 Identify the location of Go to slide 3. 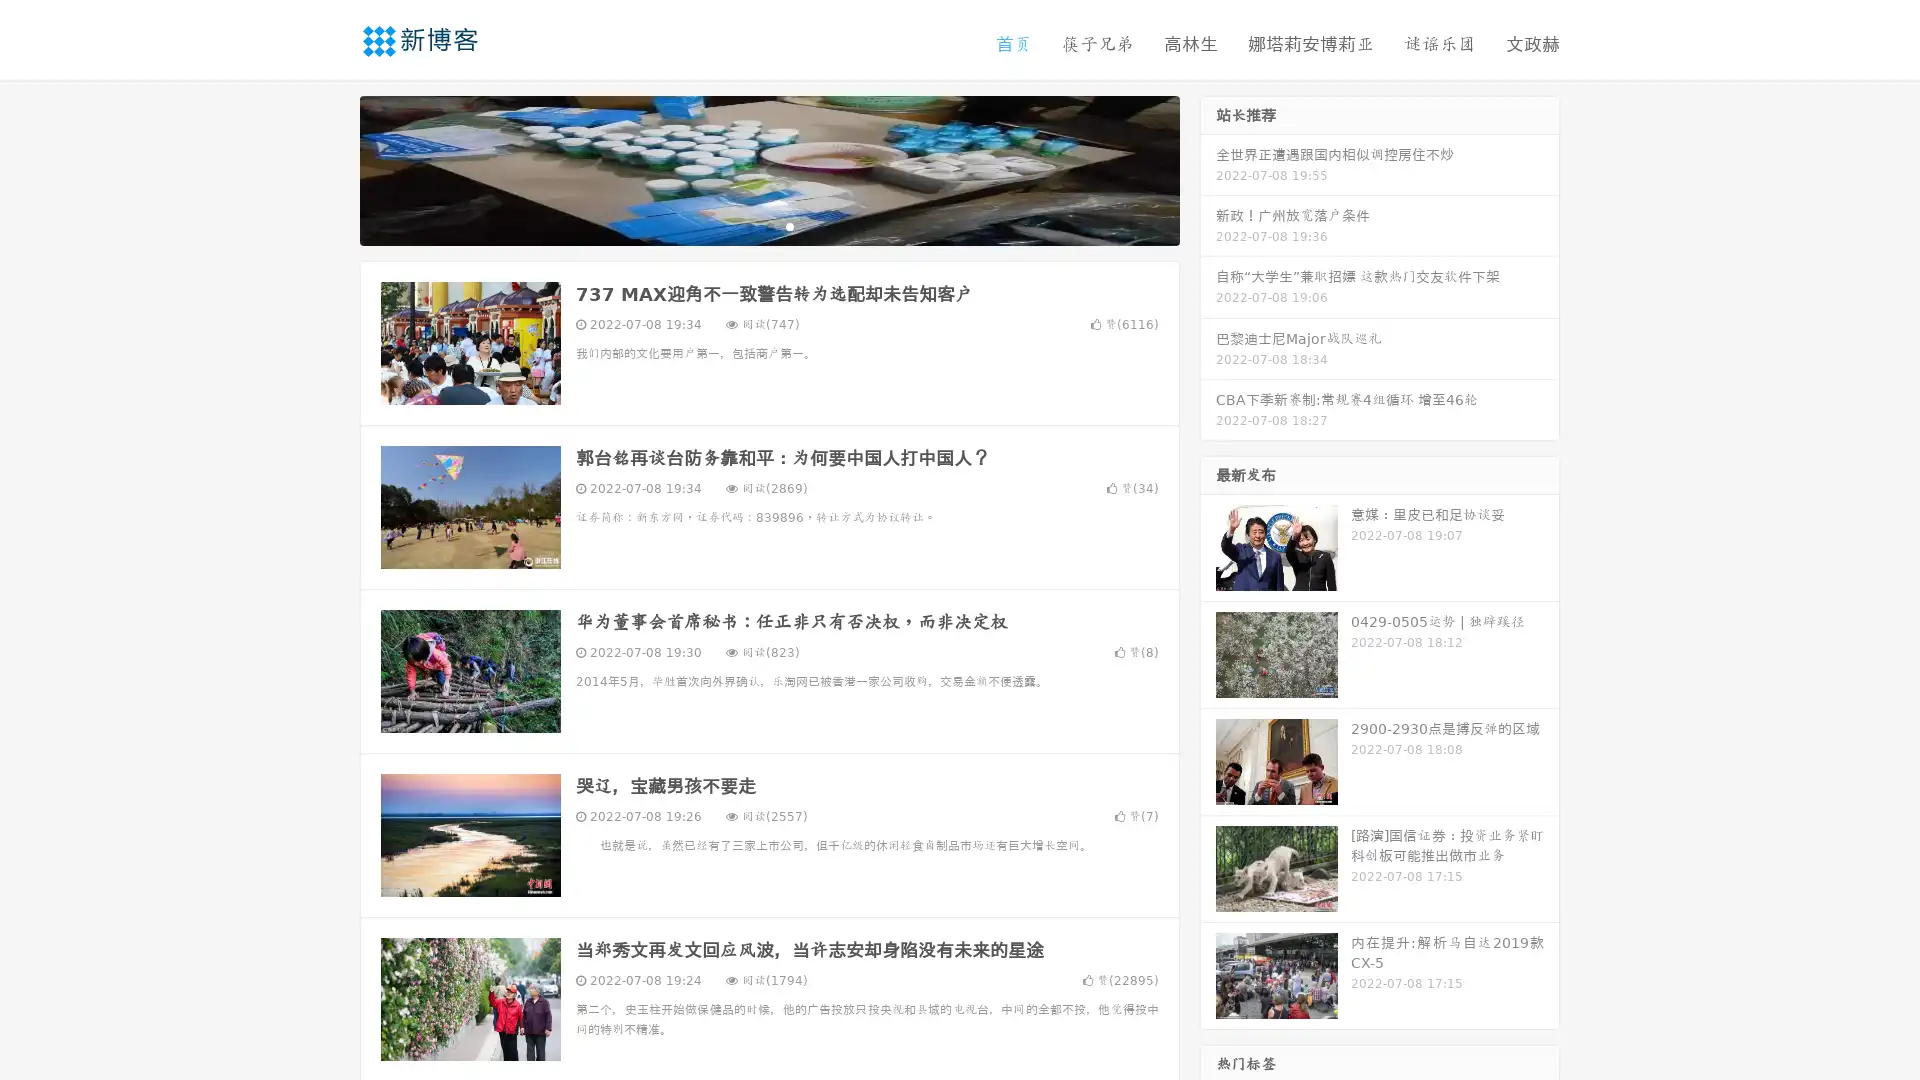
(789, 225).